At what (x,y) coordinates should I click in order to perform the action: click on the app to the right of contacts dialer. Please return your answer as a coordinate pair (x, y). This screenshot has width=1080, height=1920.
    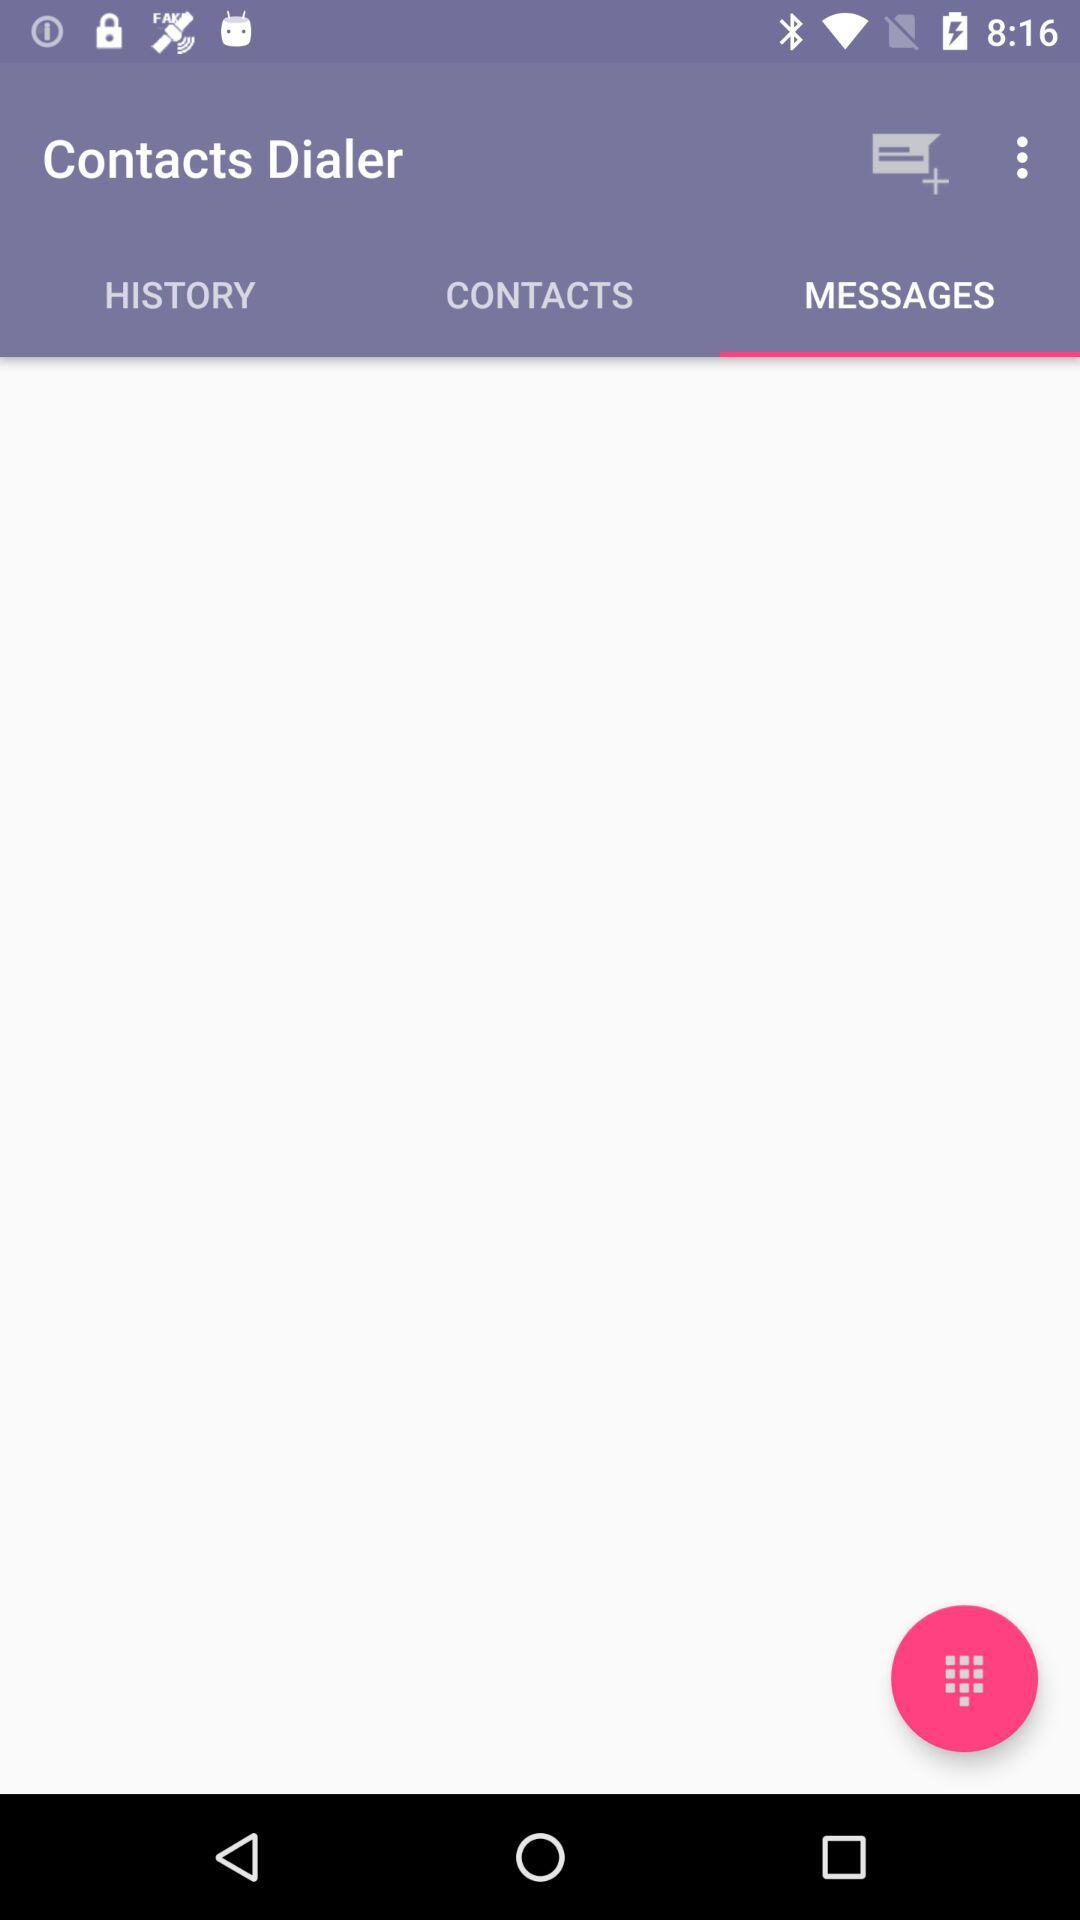
    Looking at the image, I should click on (906, 156).